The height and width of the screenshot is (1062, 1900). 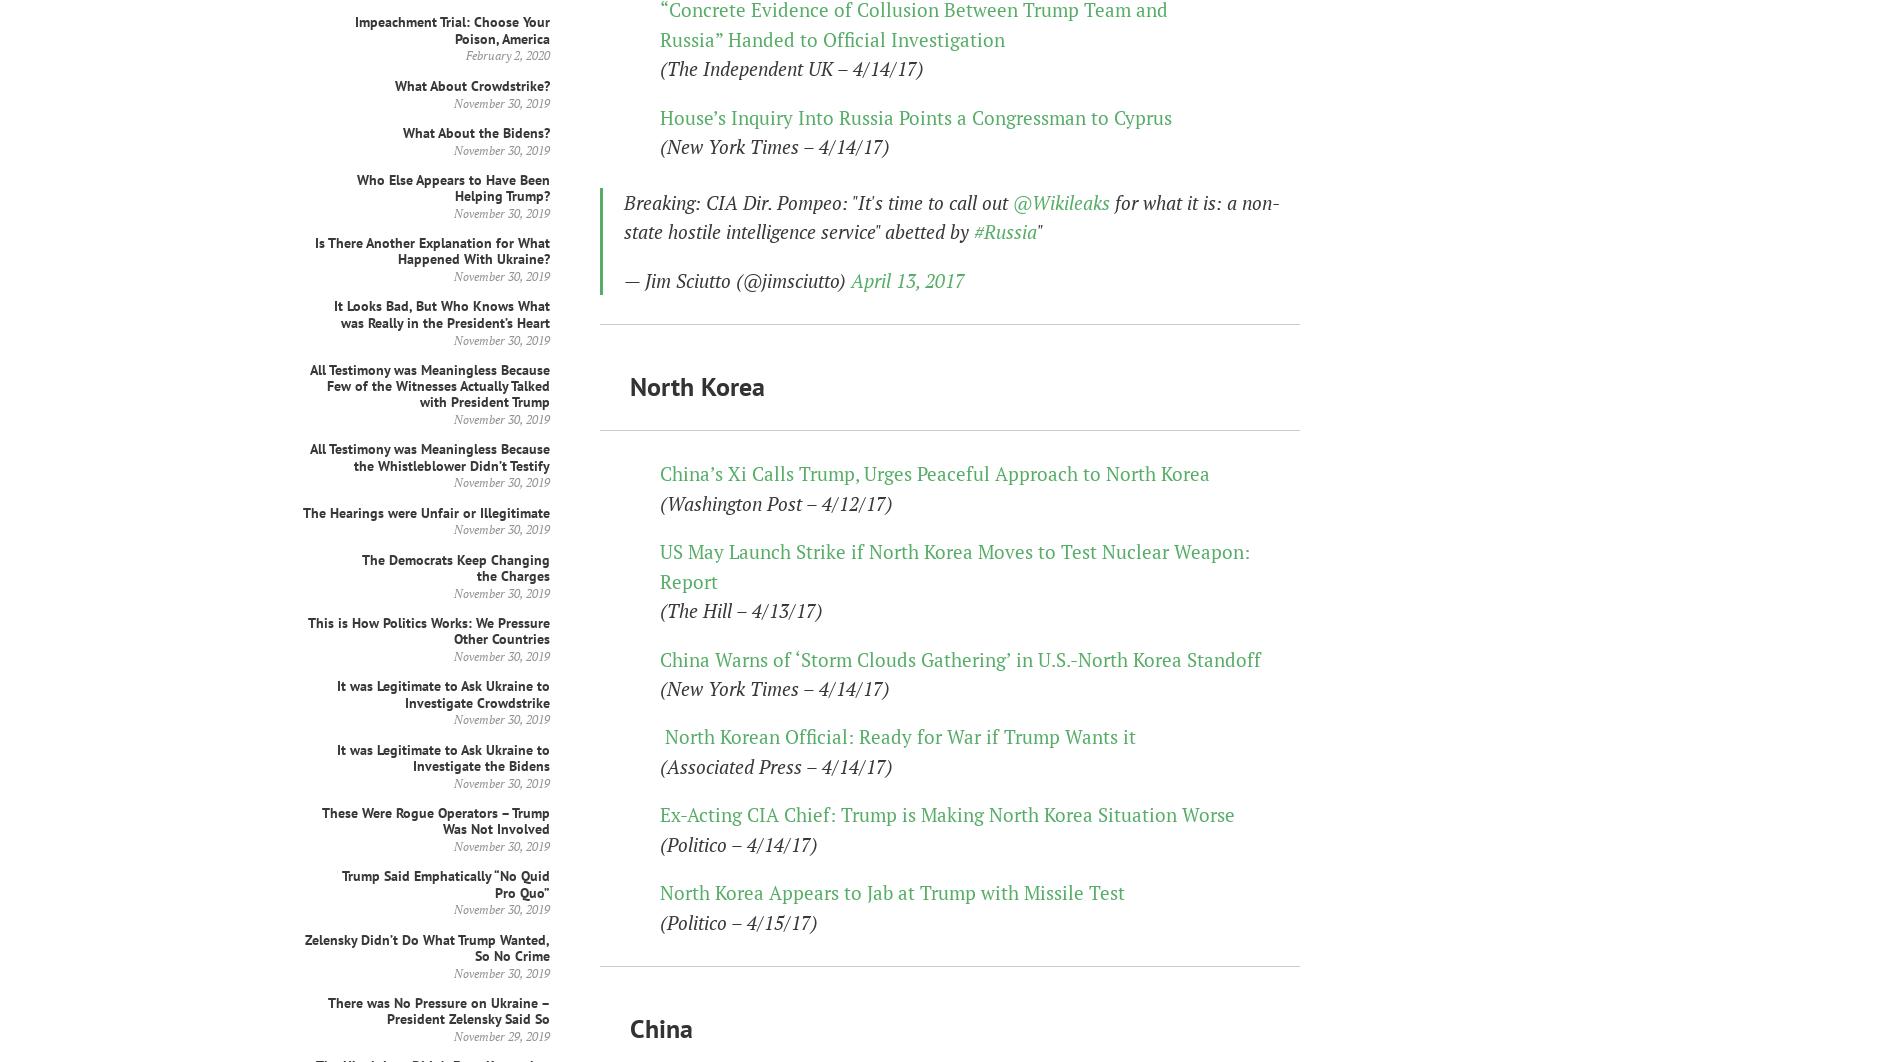 I want to click on 'North Korea Appears to Jab at Trump with Missile Test', so click(x=891, y=891).